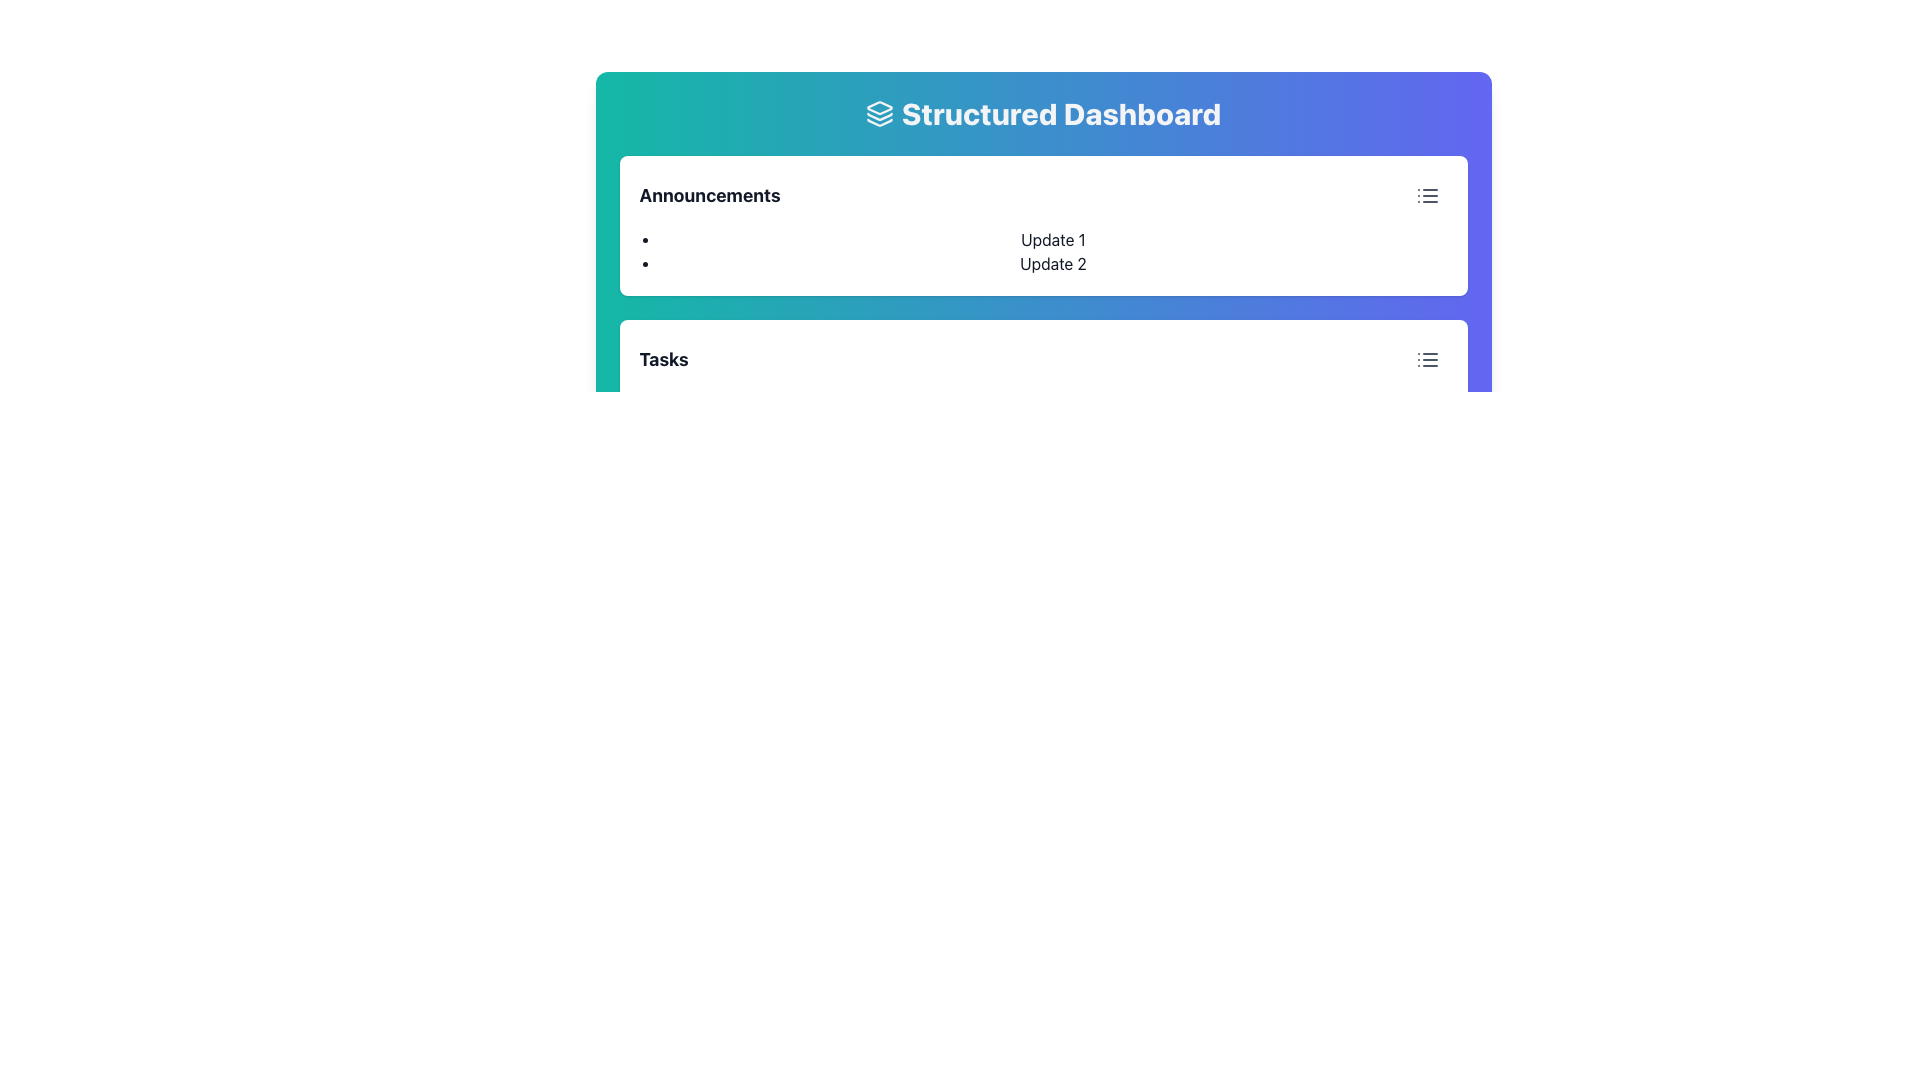  I want to click on the informational label indicating 'Update 1' located under the 'Announcements' heading, which is the first entry in the list, so click(1052, 238).